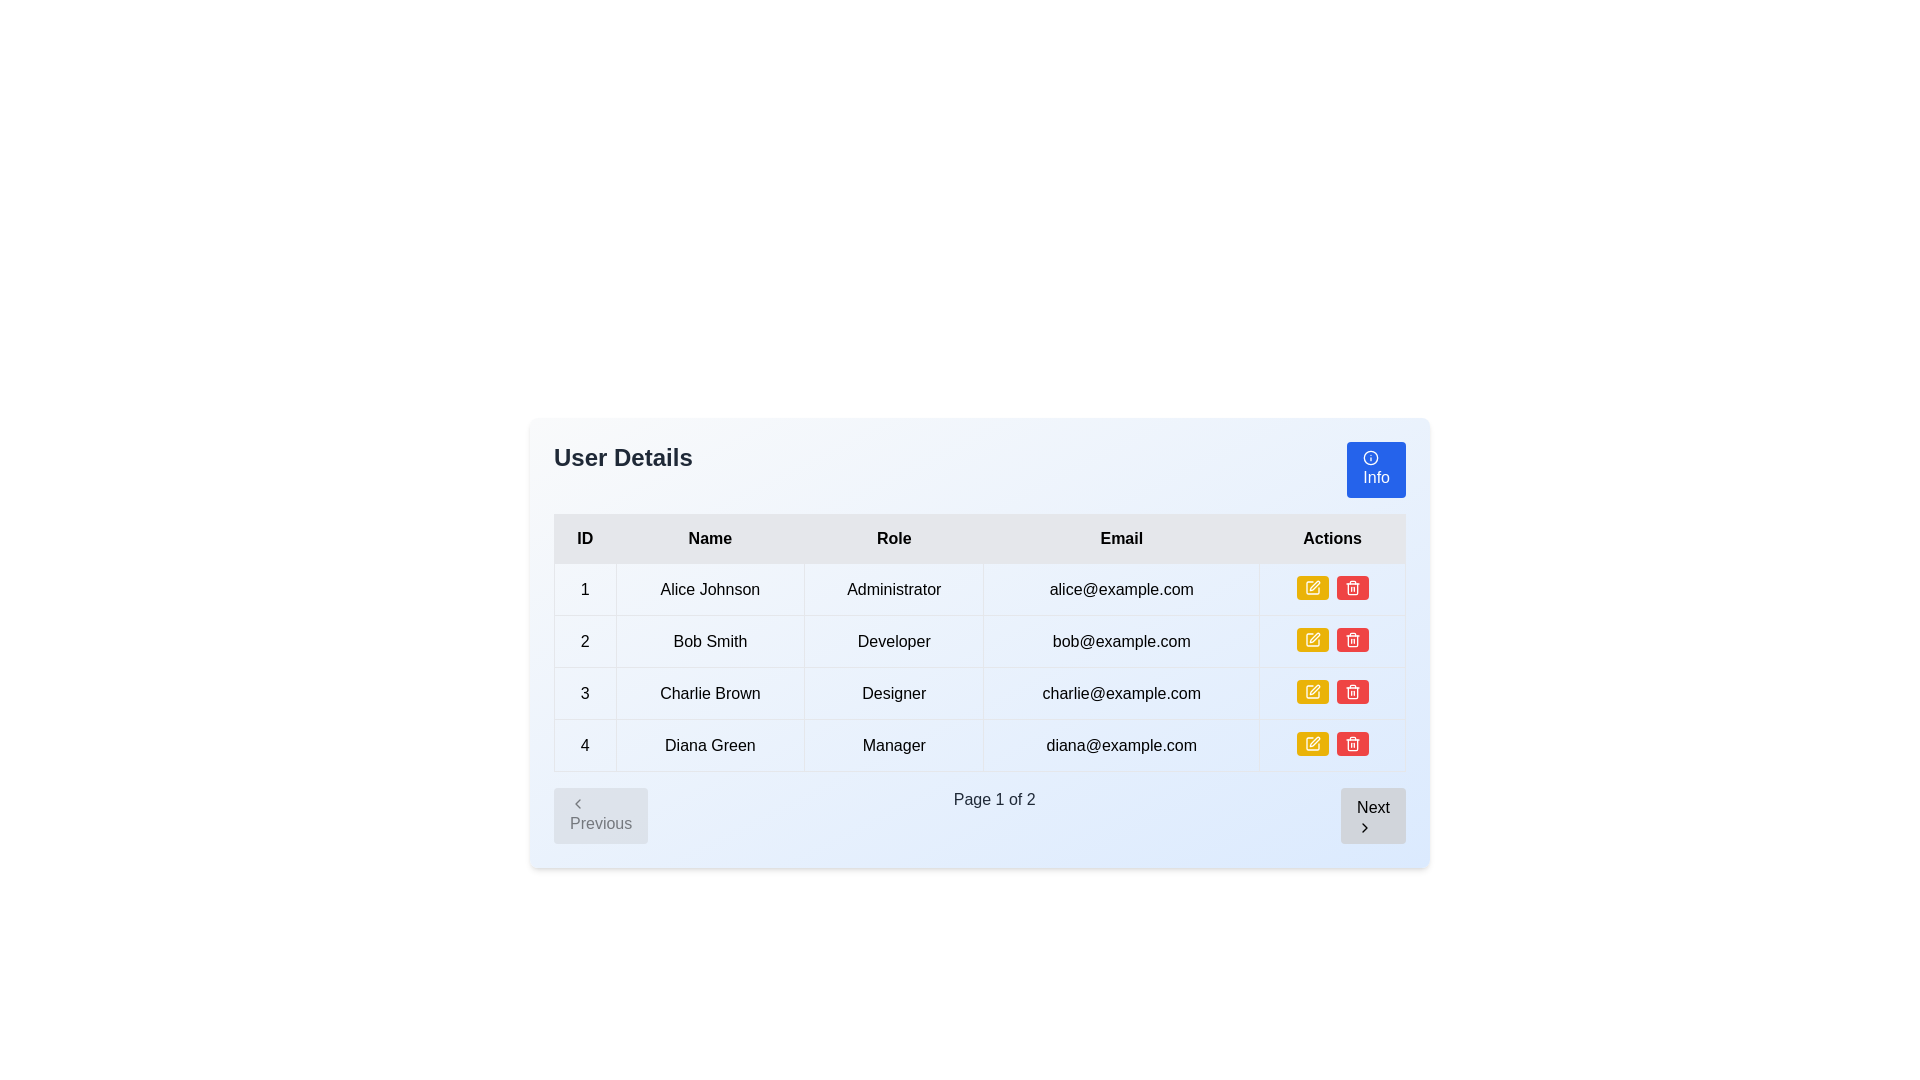  Describe the element at coordinates (1352, 690) in the screenshot. I see `the red button with a trash bin icon in the 'Actions' column of the fourth row in the 'User Details' table` at that location.